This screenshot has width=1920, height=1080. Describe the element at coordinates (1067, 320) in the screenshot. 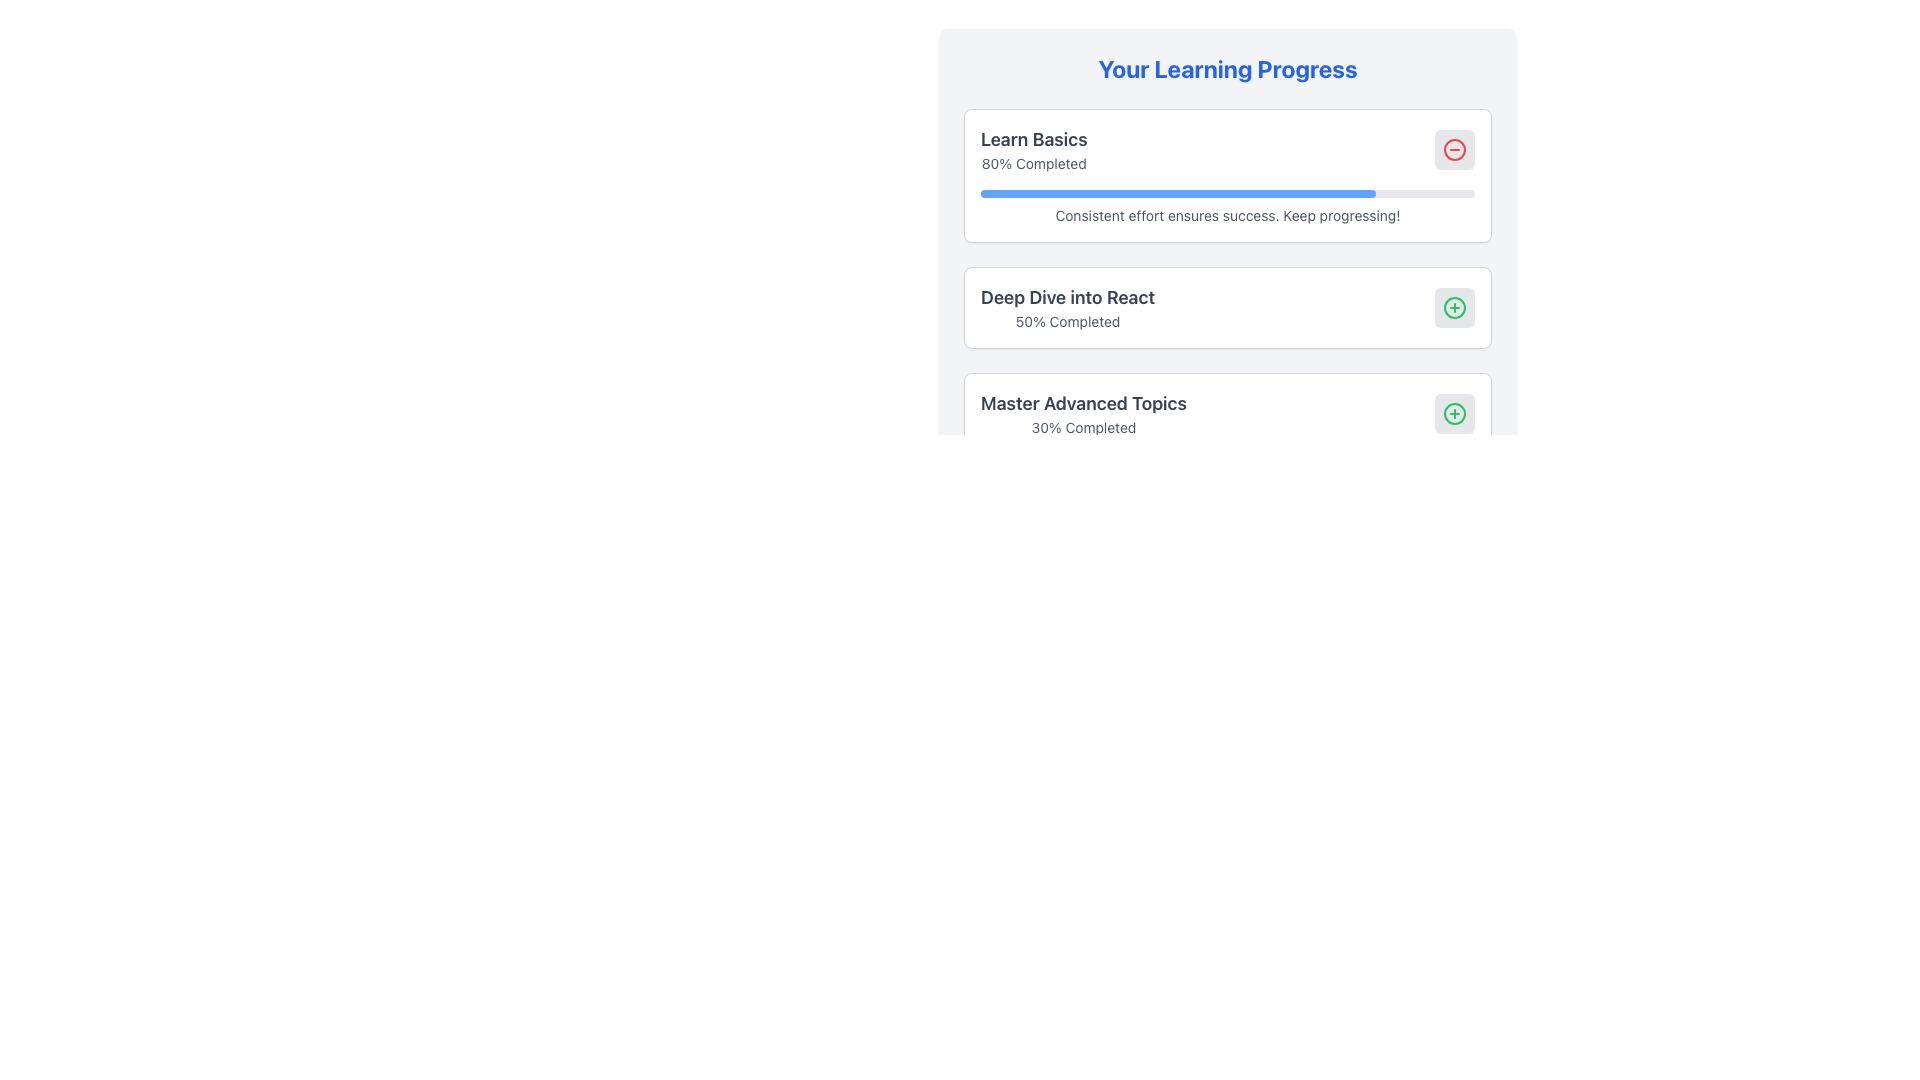

I see `the Text Label that displays the progress percentage of the 'Deep Dive into React' module, which is located directly below the title text in the center of the progress indicators interface` at that location.